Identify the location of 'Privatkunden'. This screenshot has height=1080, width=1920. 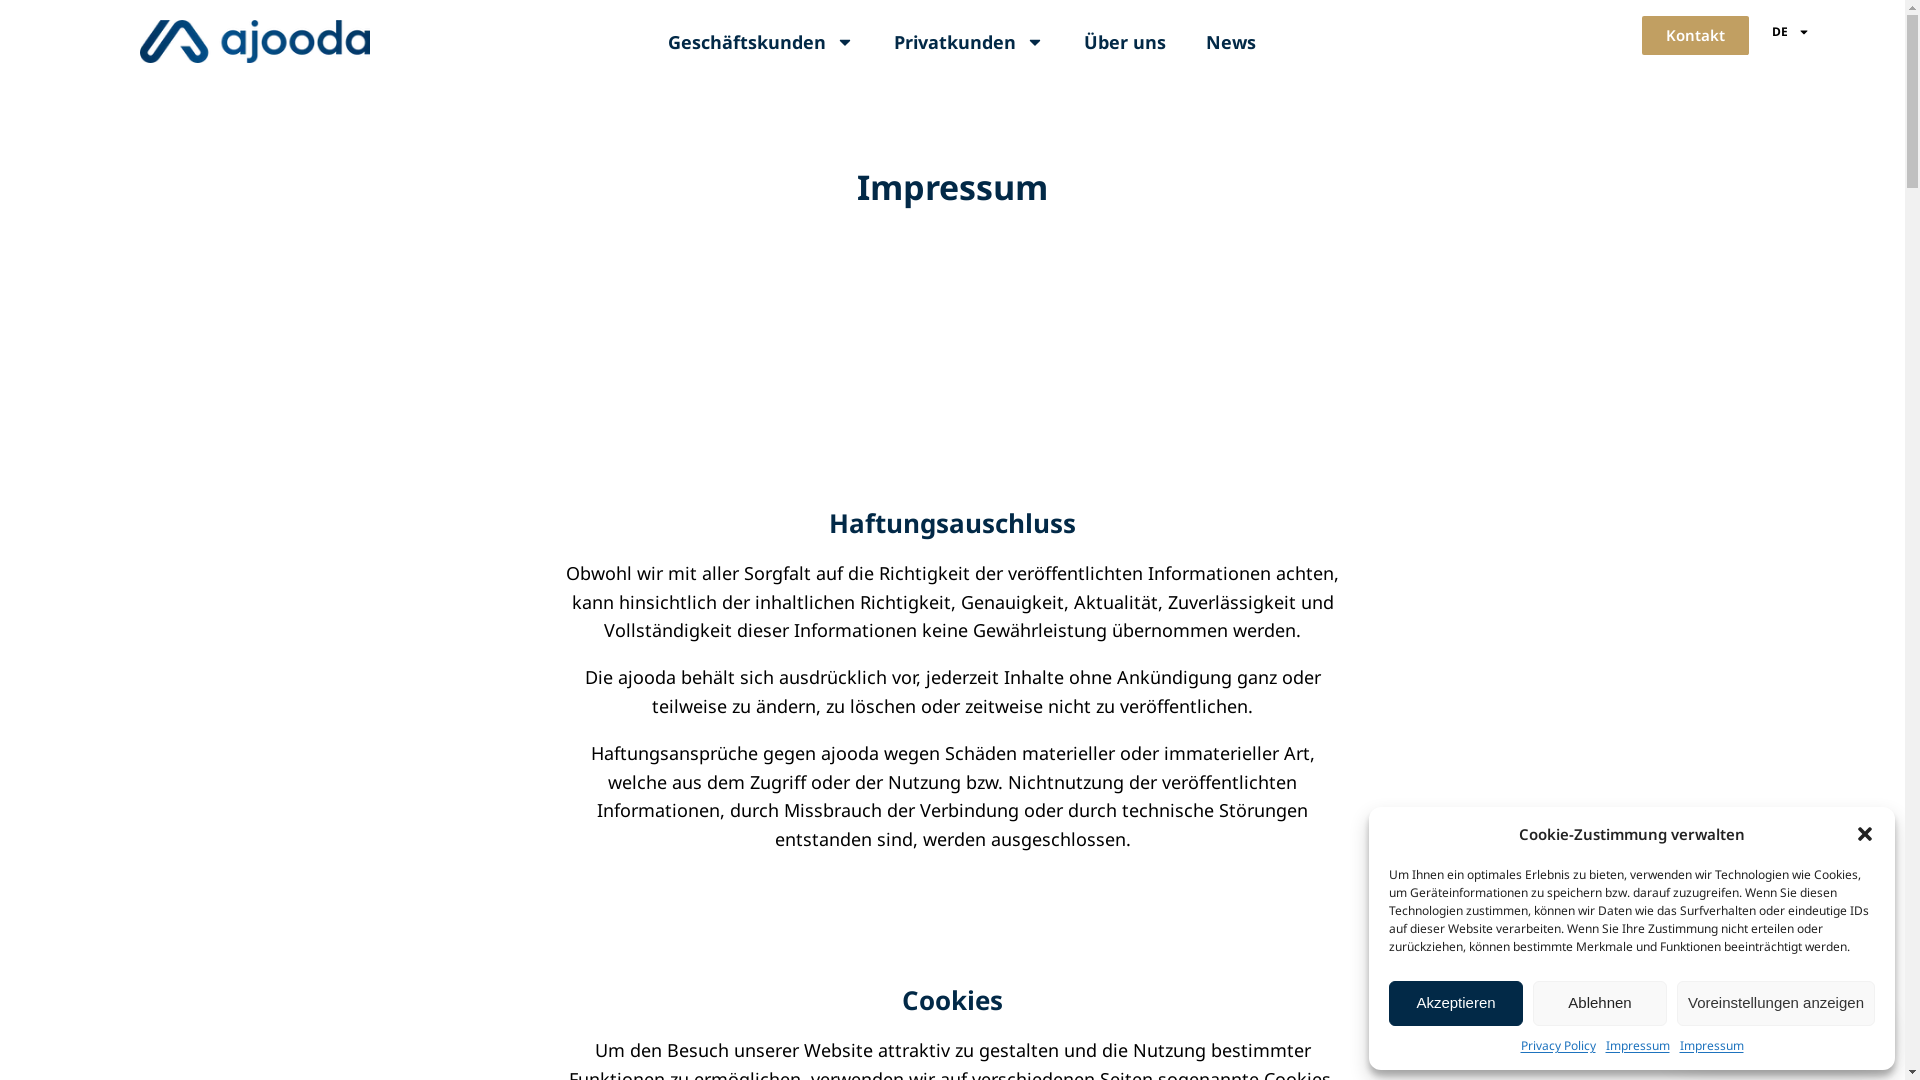
(969, 42).